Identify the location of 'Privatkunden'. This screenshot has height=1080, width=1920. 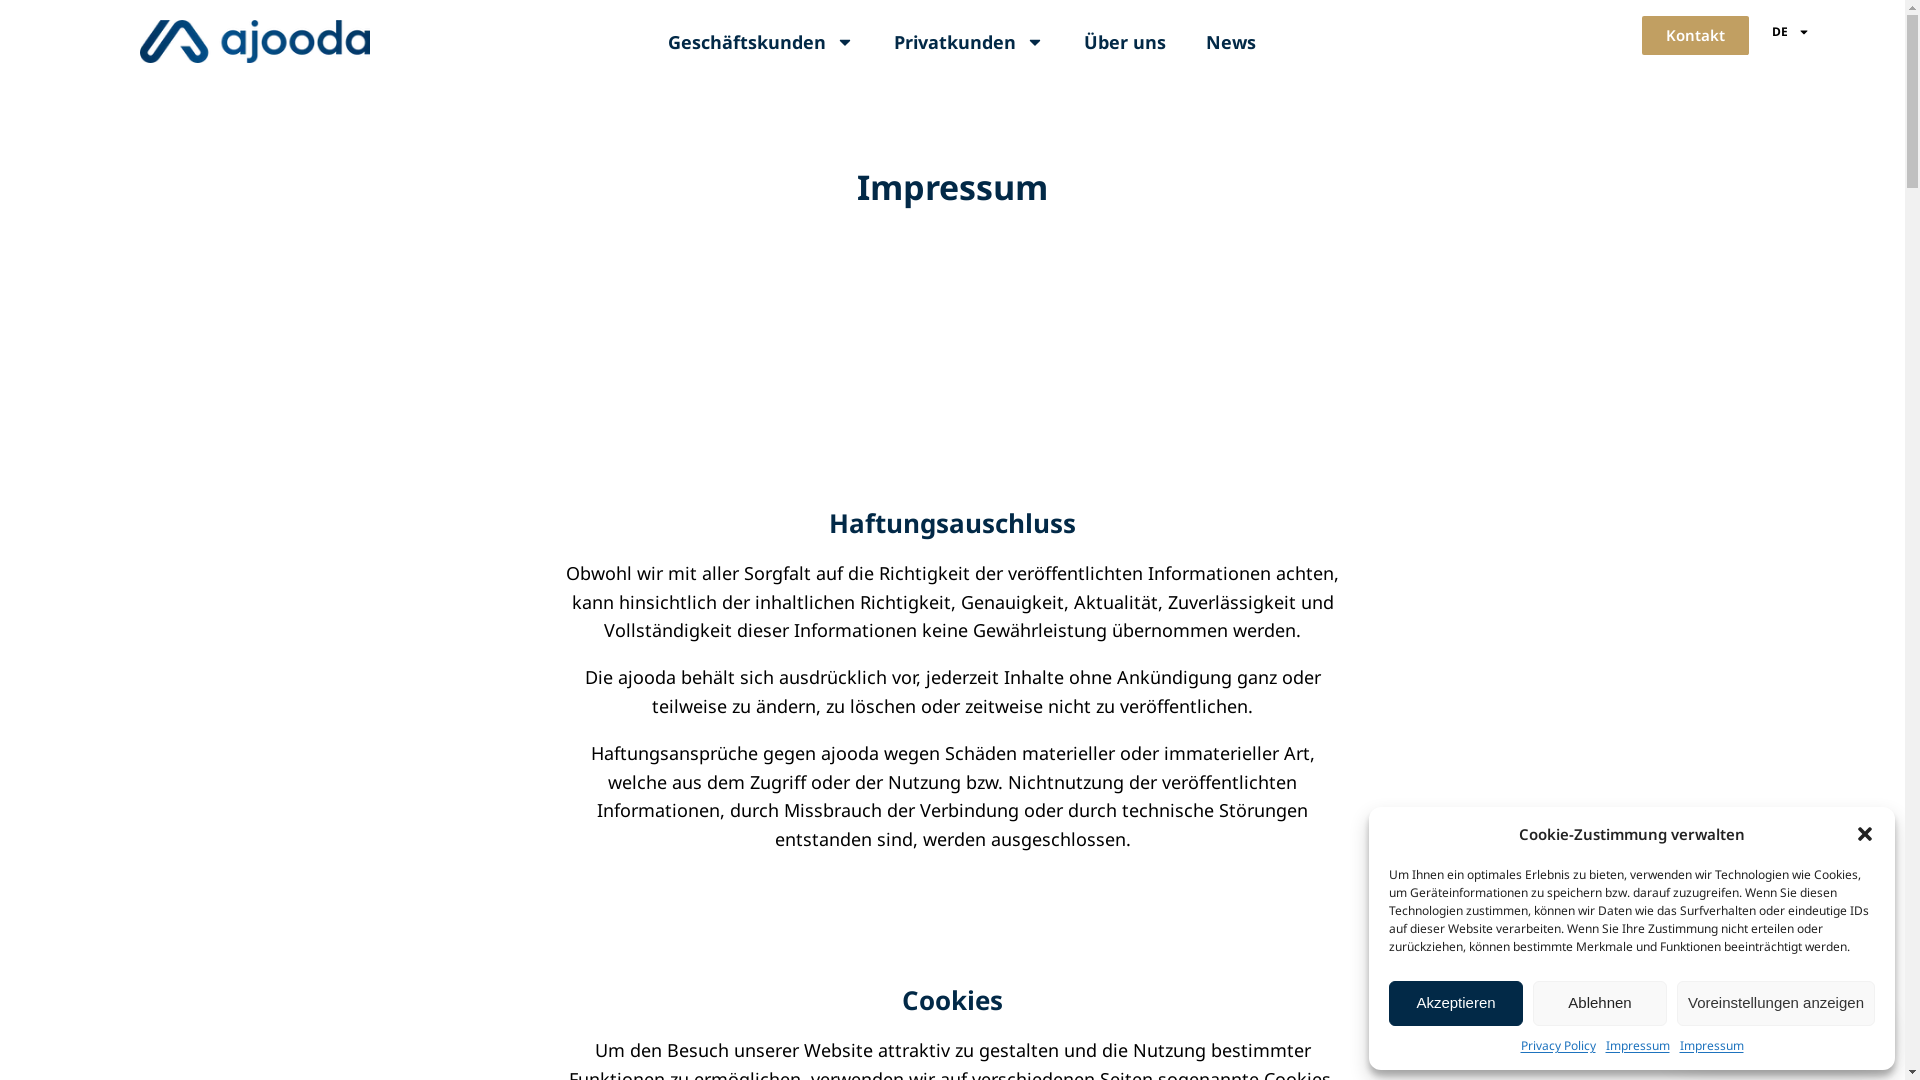
(969, 42).